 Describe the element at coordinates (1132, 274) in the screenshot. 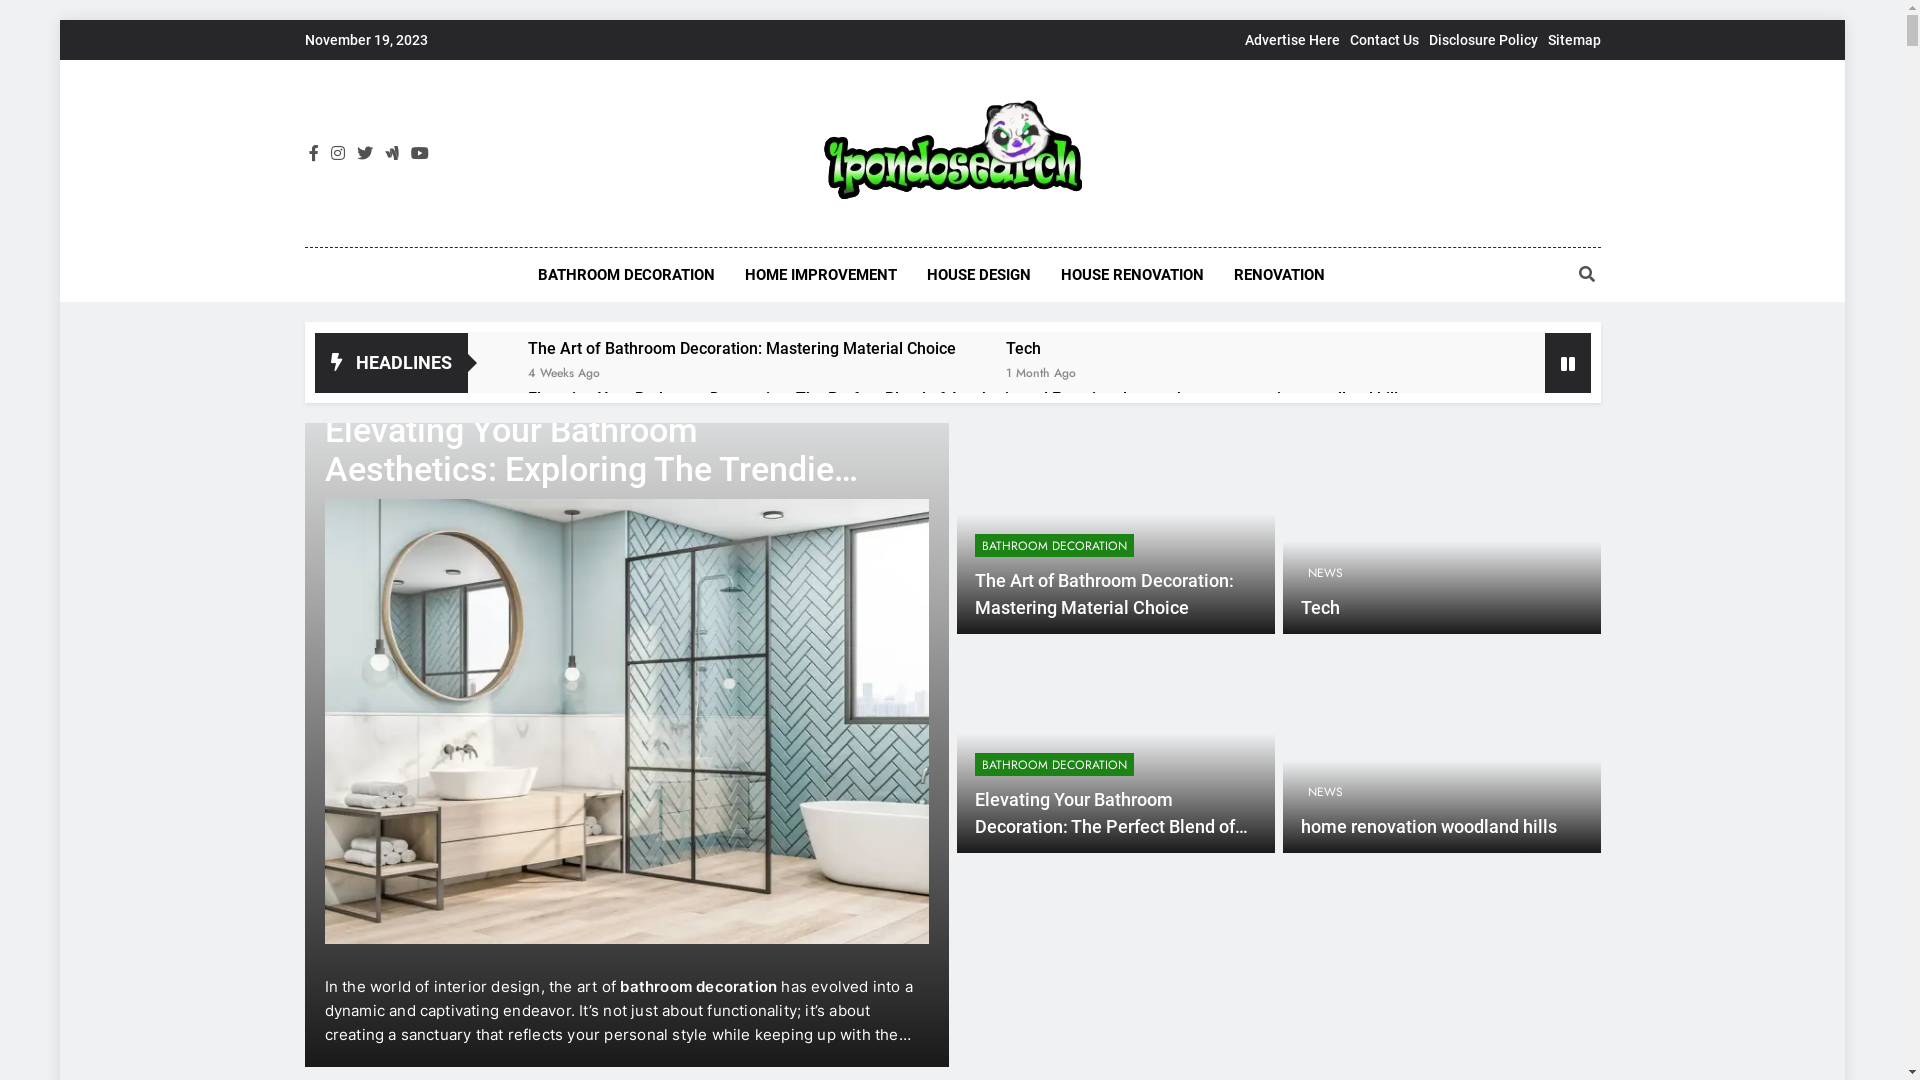

I see `'HOUSE RENOVATION'` at that location.